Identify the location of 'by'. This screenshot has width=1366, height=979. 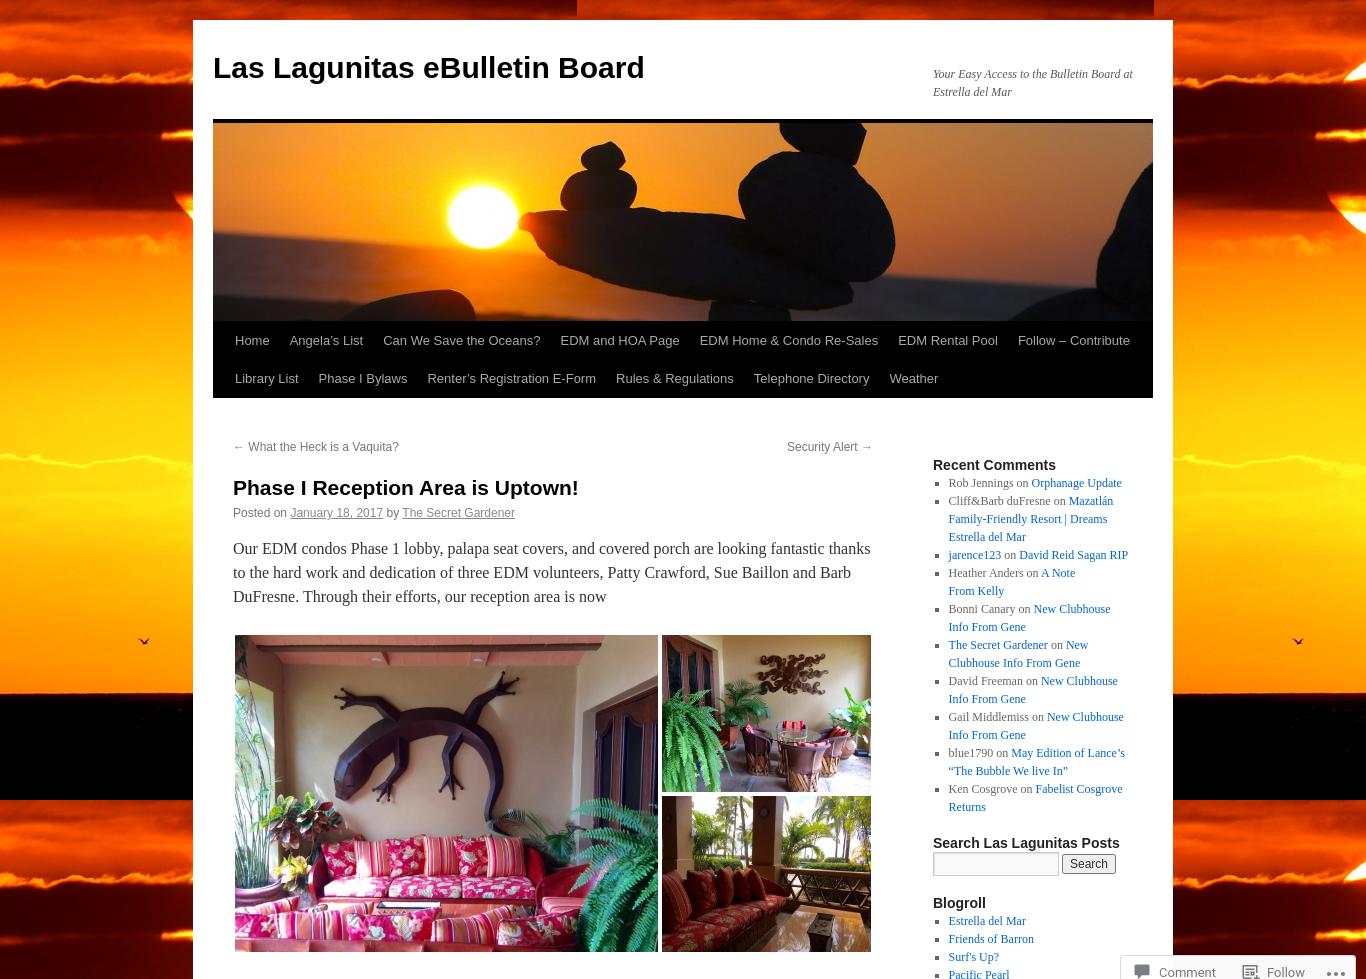
(391, 511).